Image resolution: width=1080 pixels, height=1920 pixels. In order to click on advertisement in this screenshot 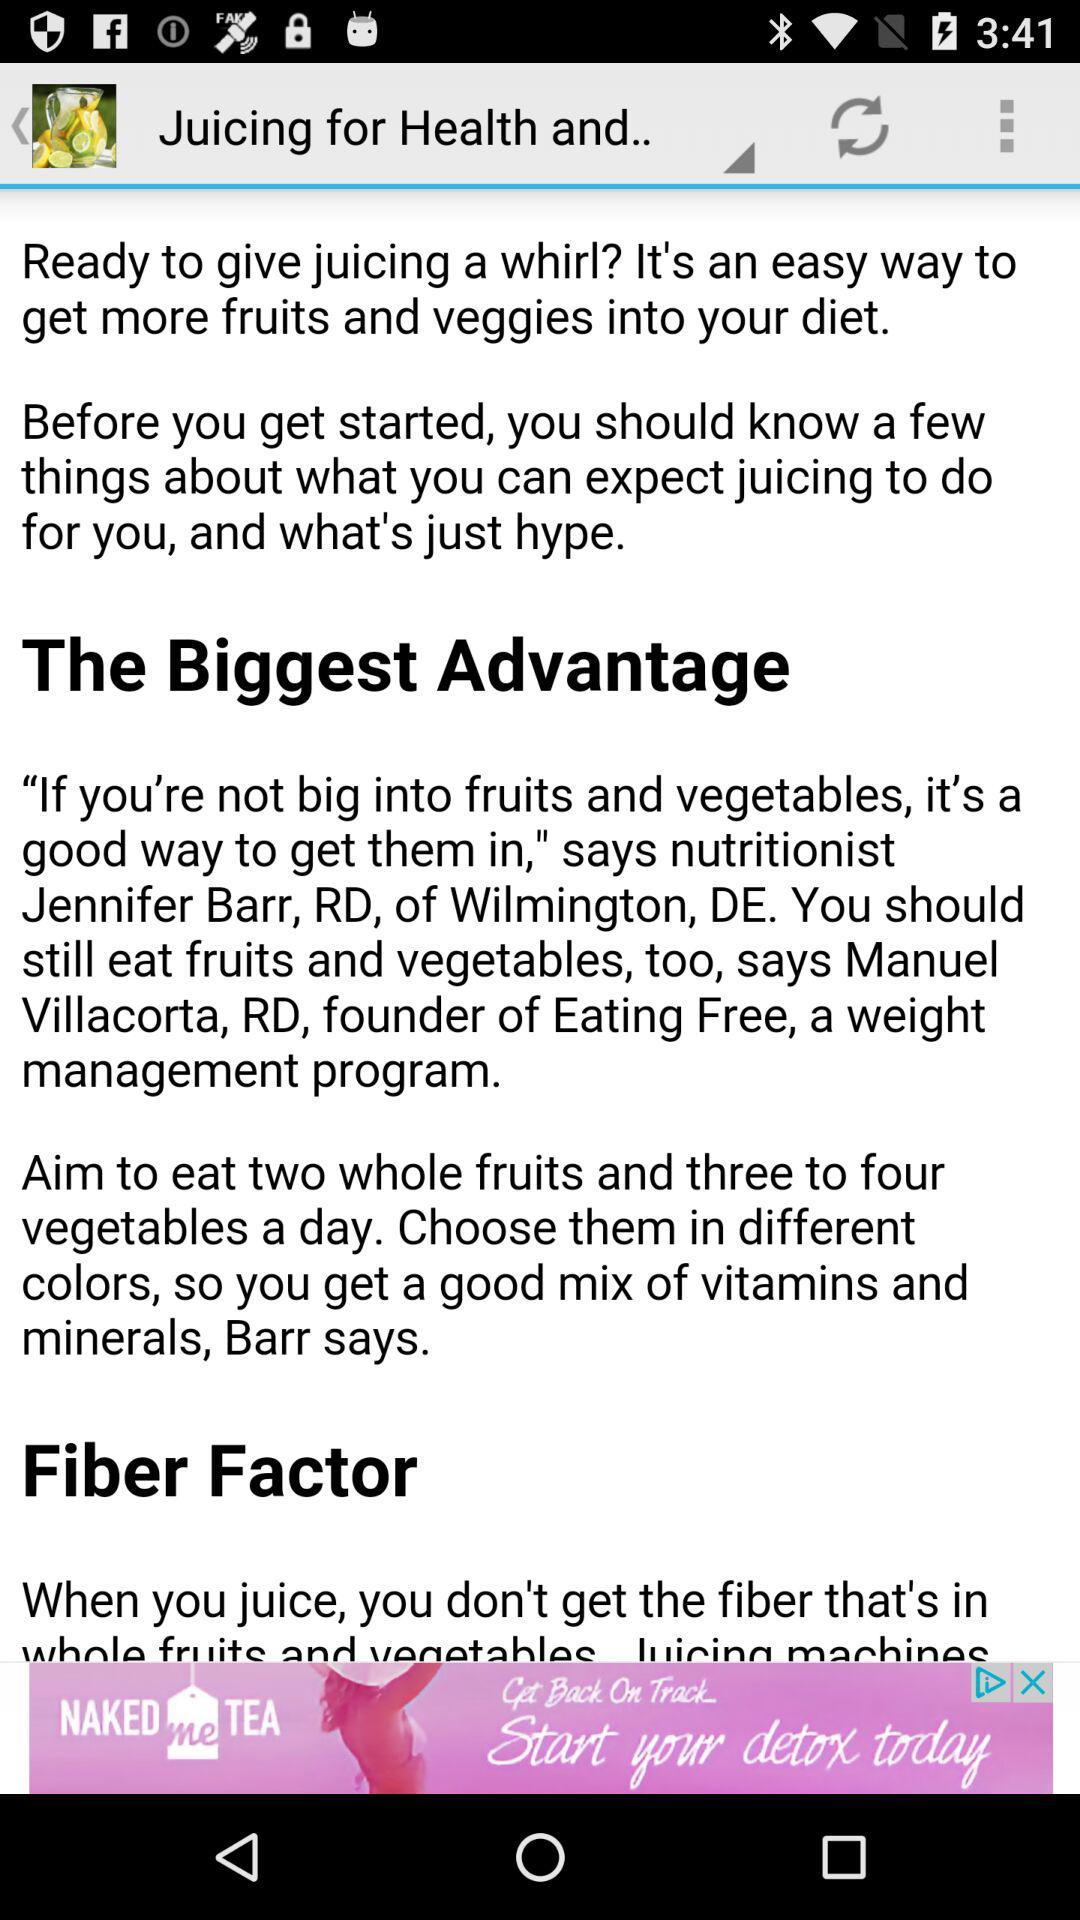, I will do `click(540, 1727)`.